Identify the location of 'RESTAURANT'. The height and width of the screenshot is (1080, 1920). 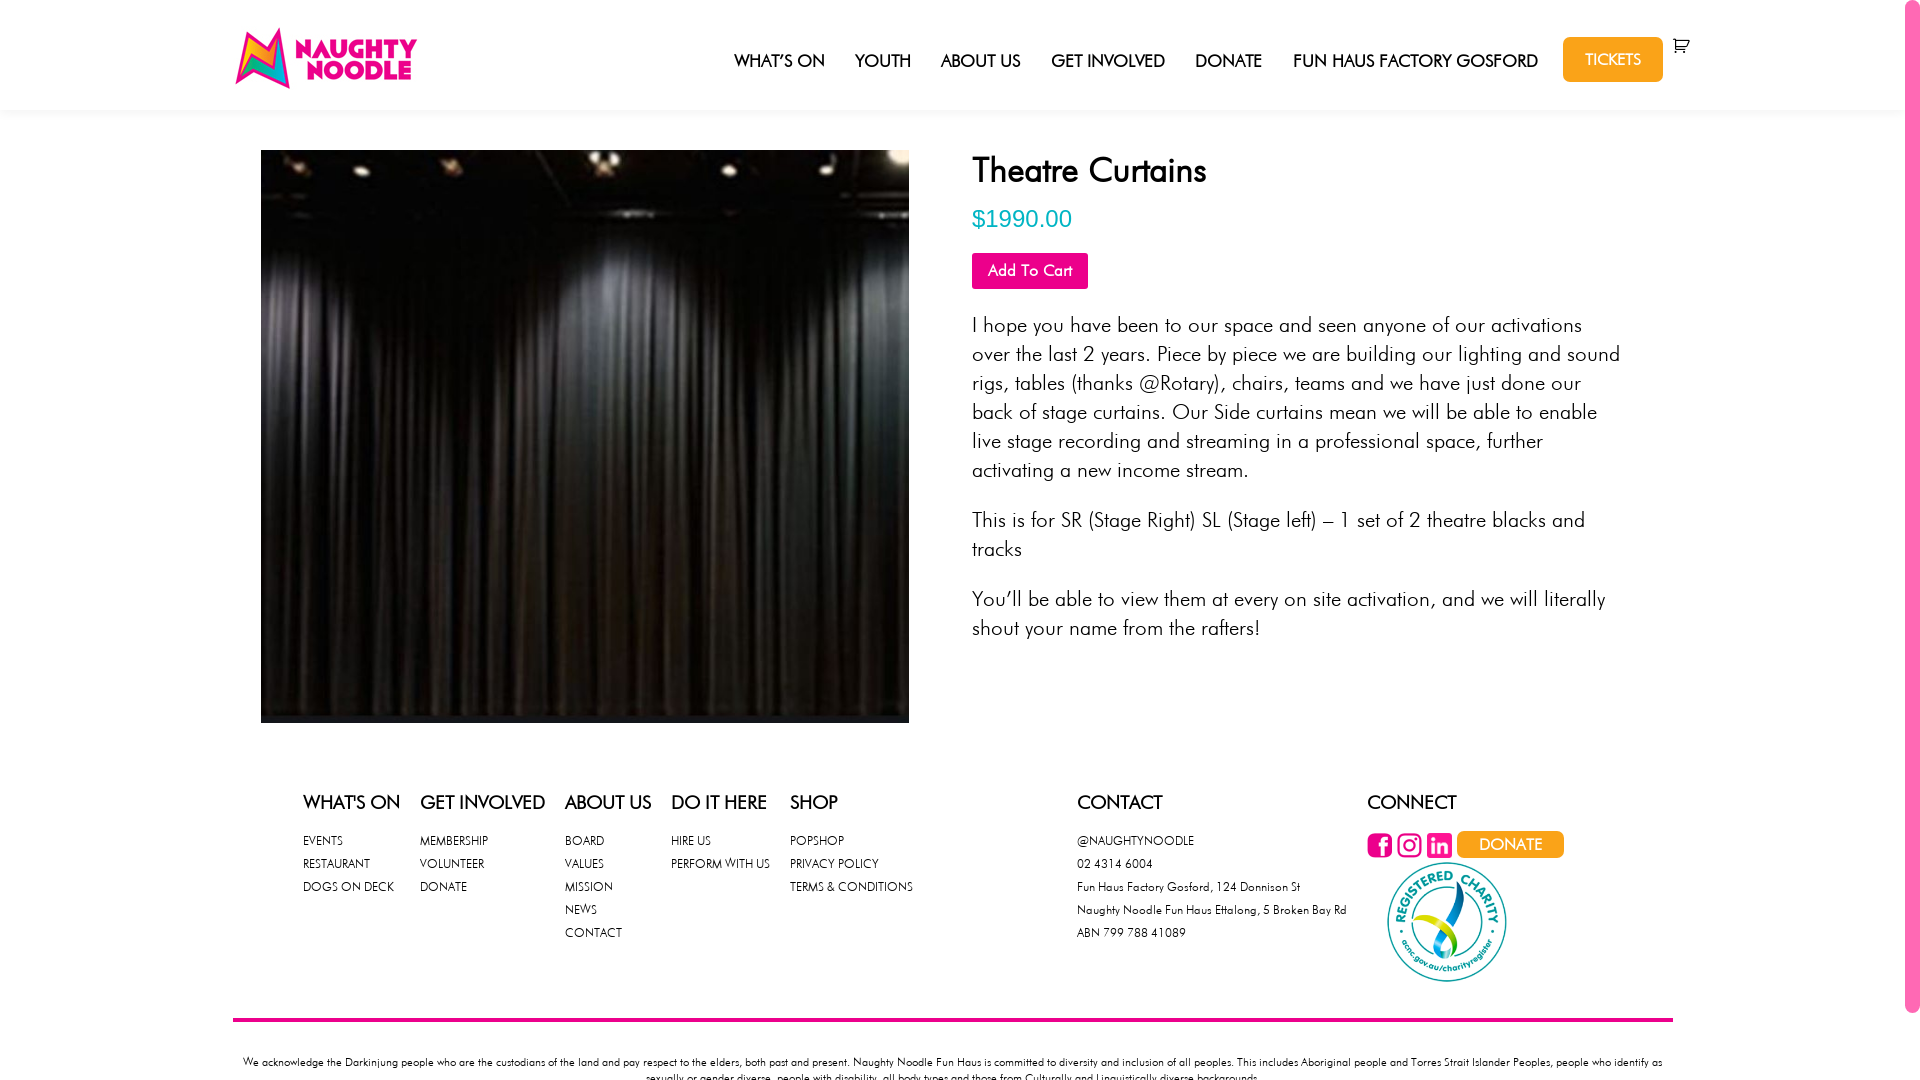
(335, 862).